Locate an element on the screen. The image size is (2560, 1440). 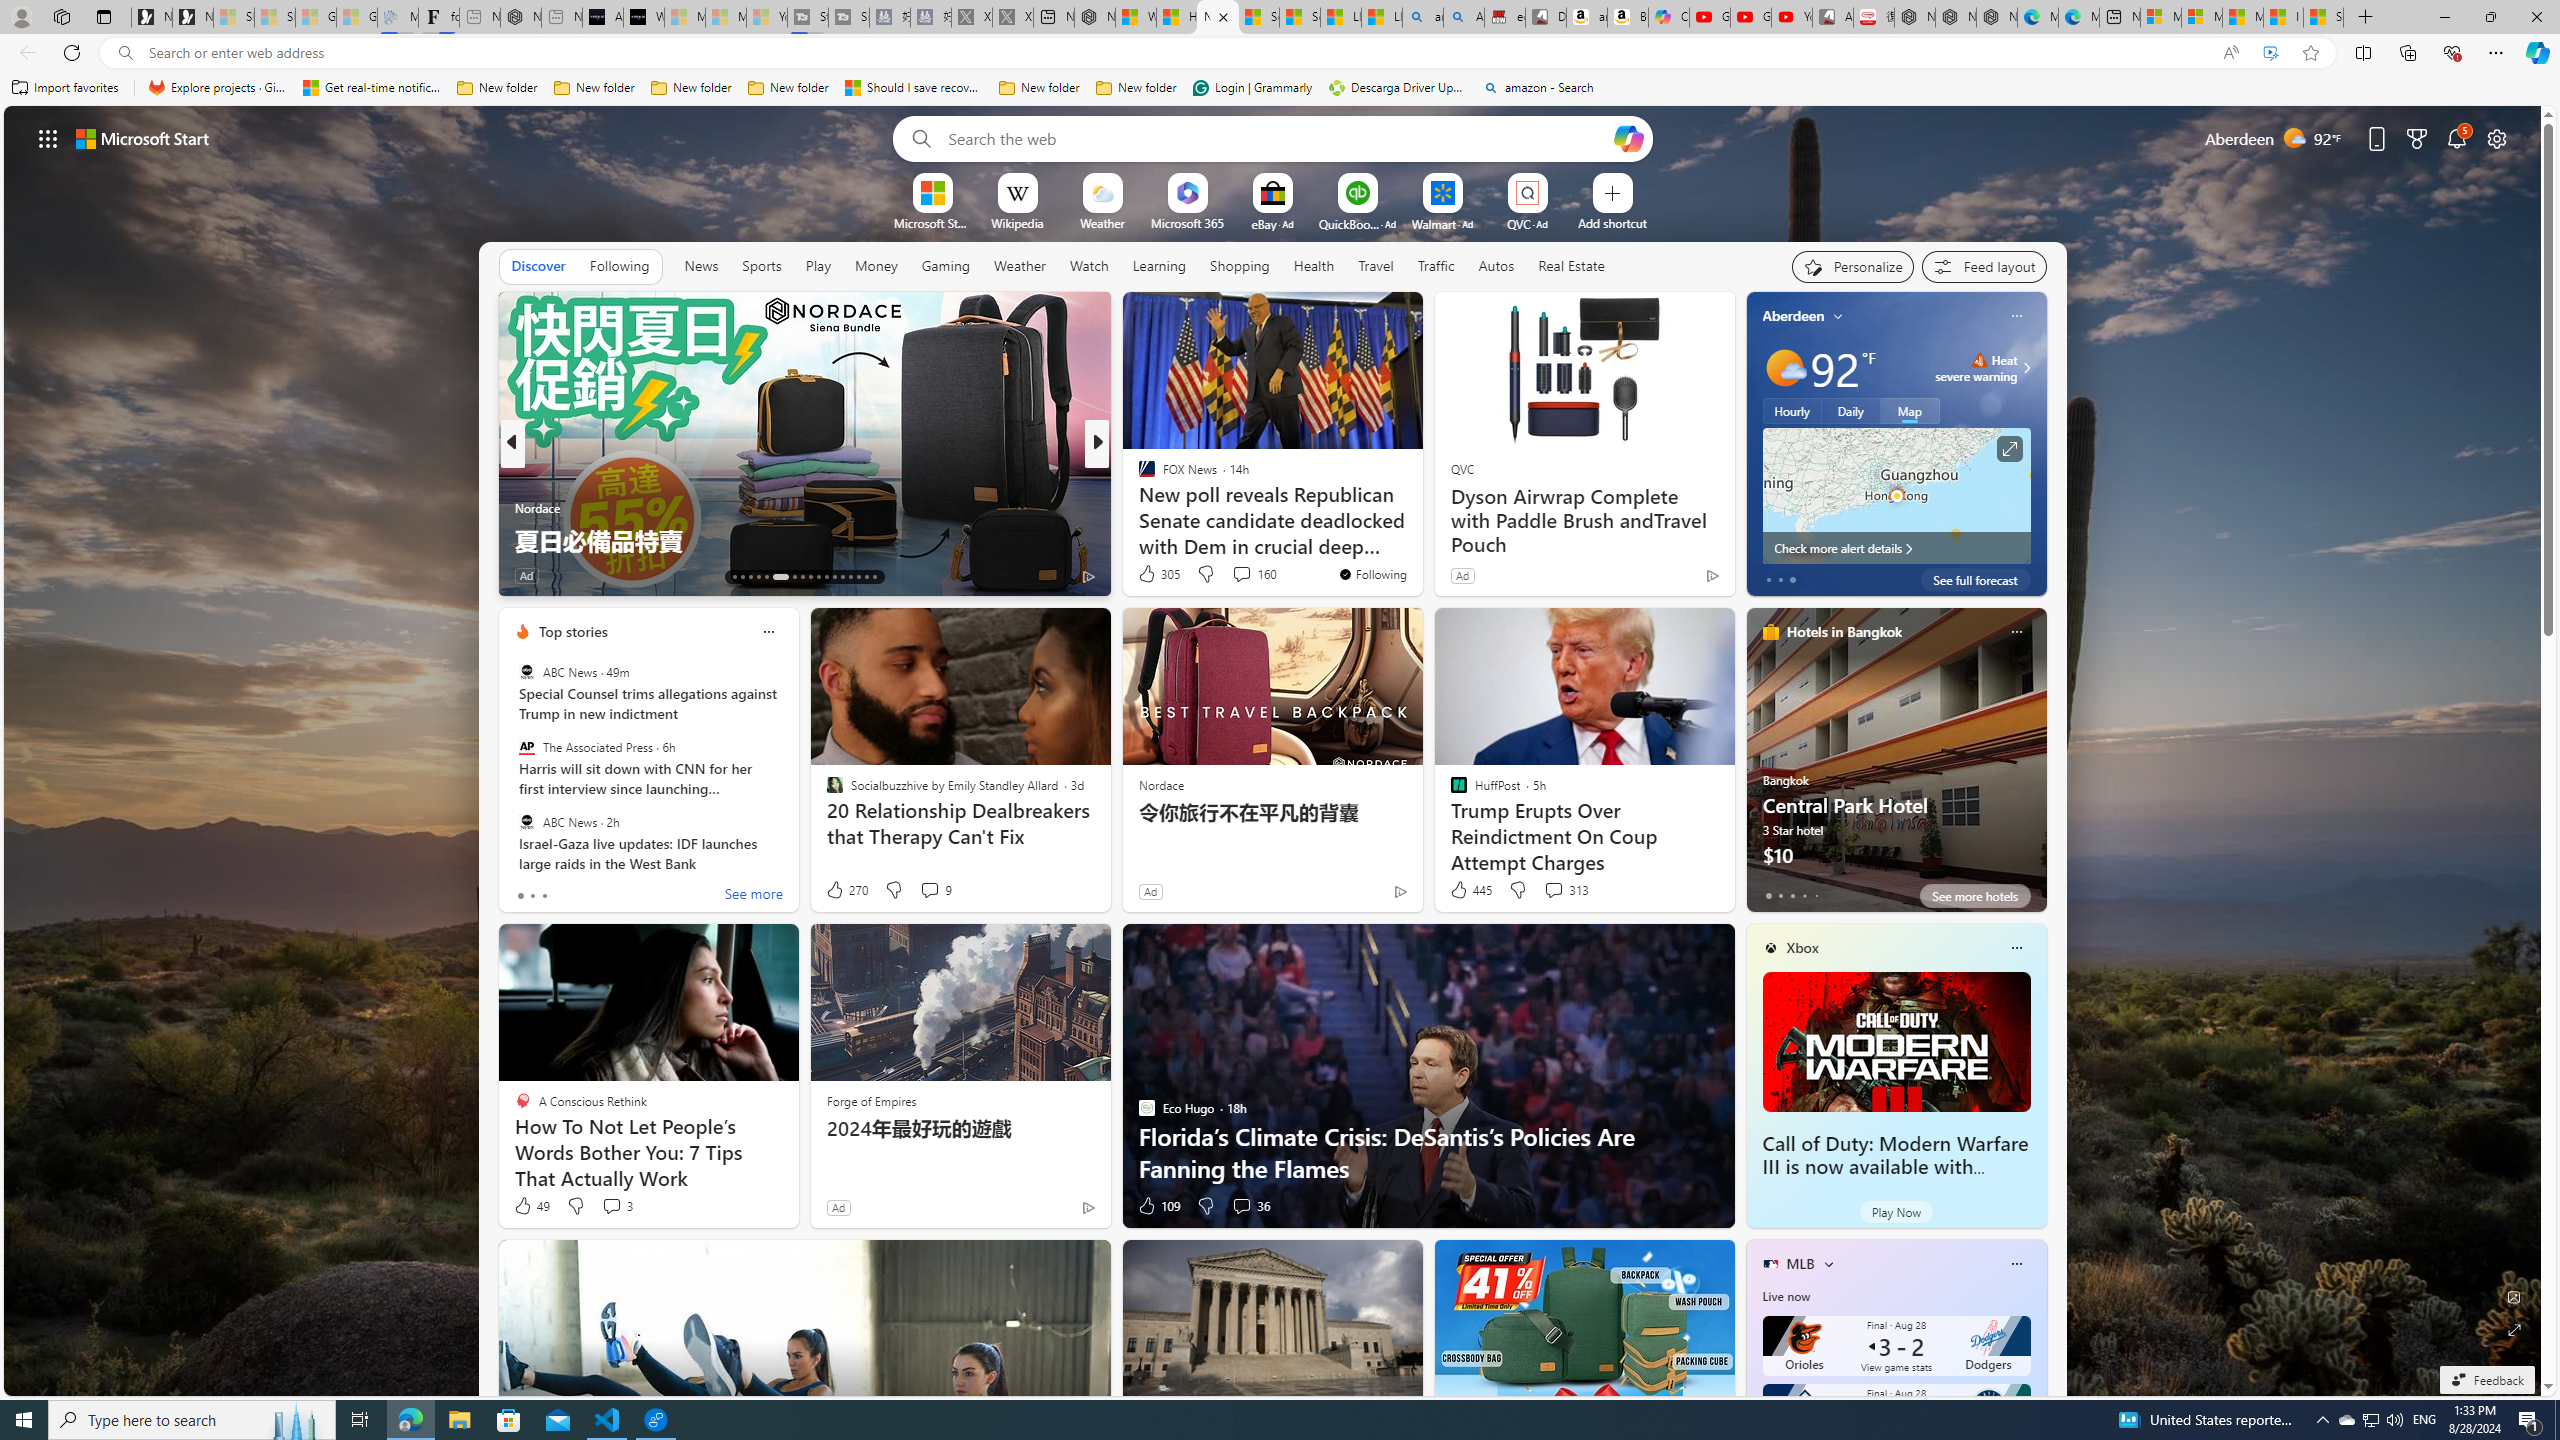
'Daily' is located at coordinates (1850, 409).